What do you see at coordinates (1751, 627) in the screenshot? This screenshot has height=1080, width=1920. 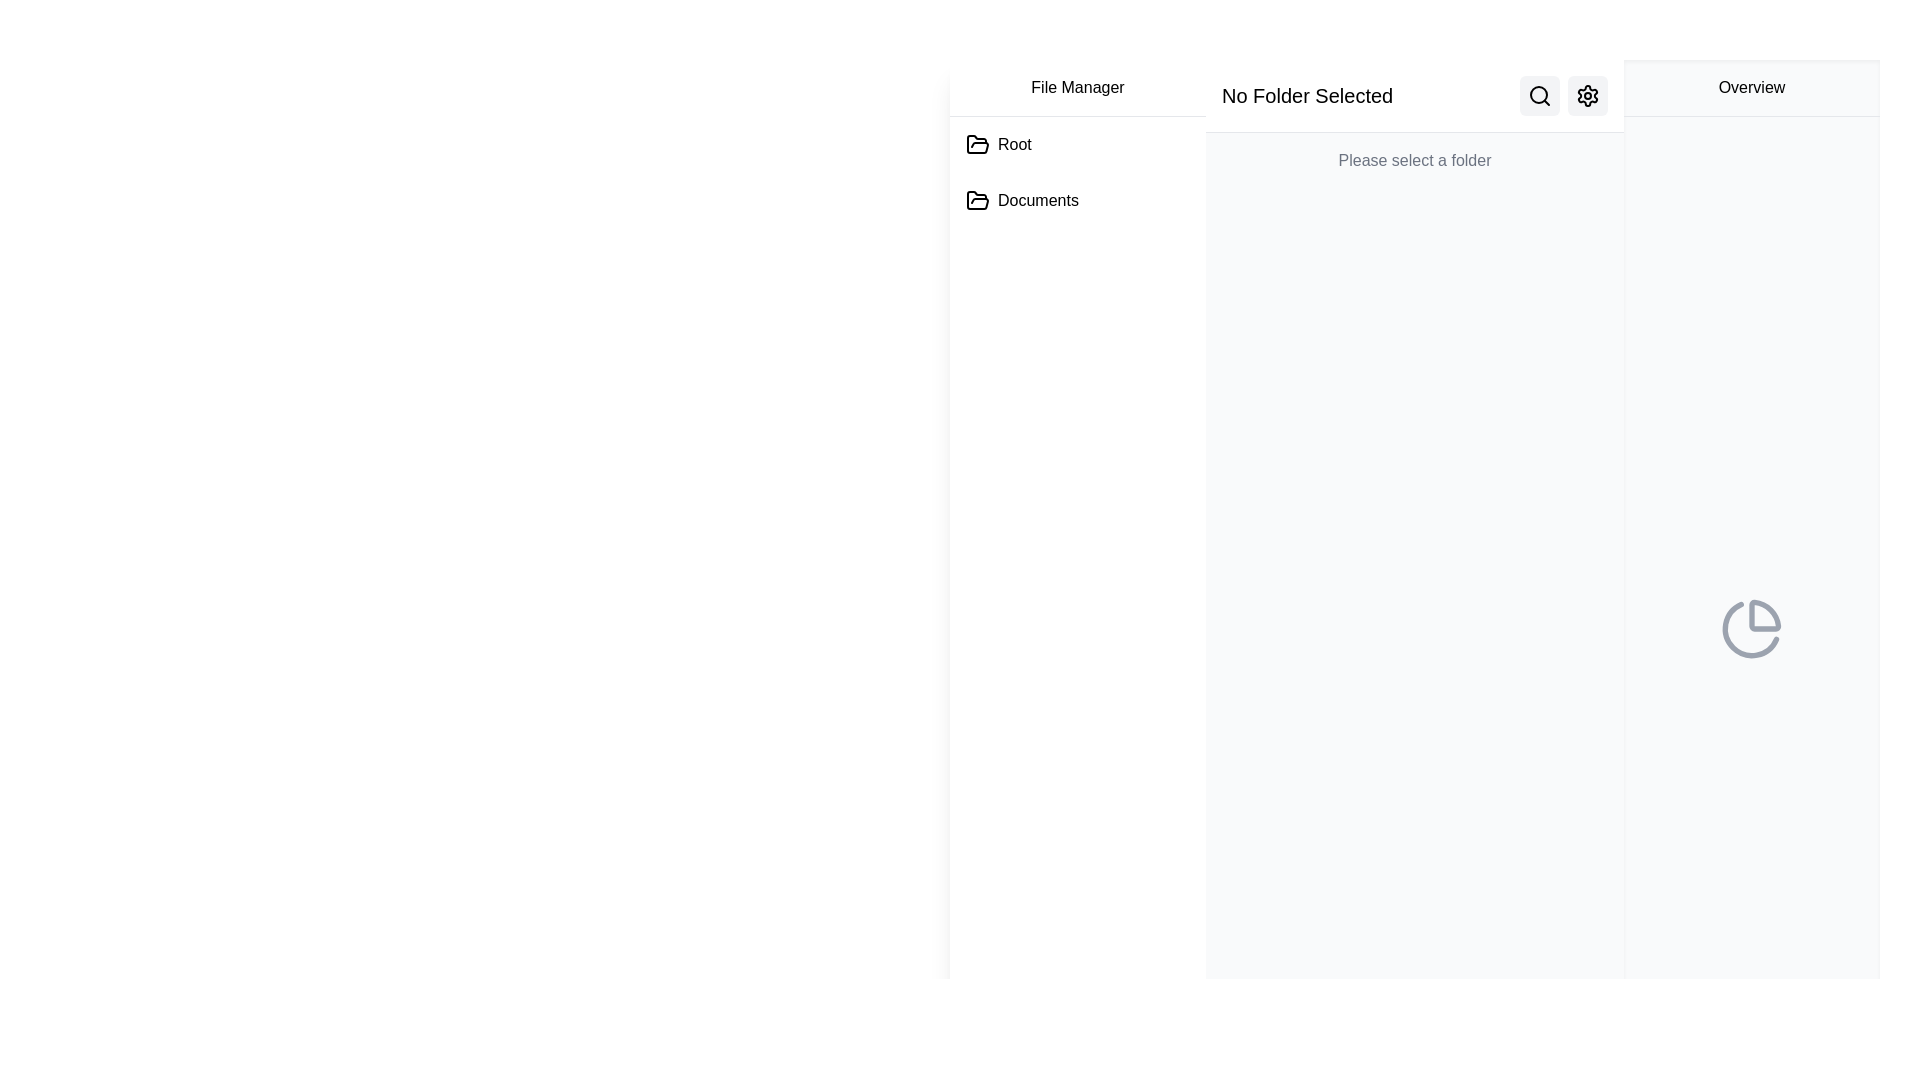 I see `the pie chart icon located in the bottom-right corner of the right panel, which symbolizes data visualization` at bounding box center [1751, 627].